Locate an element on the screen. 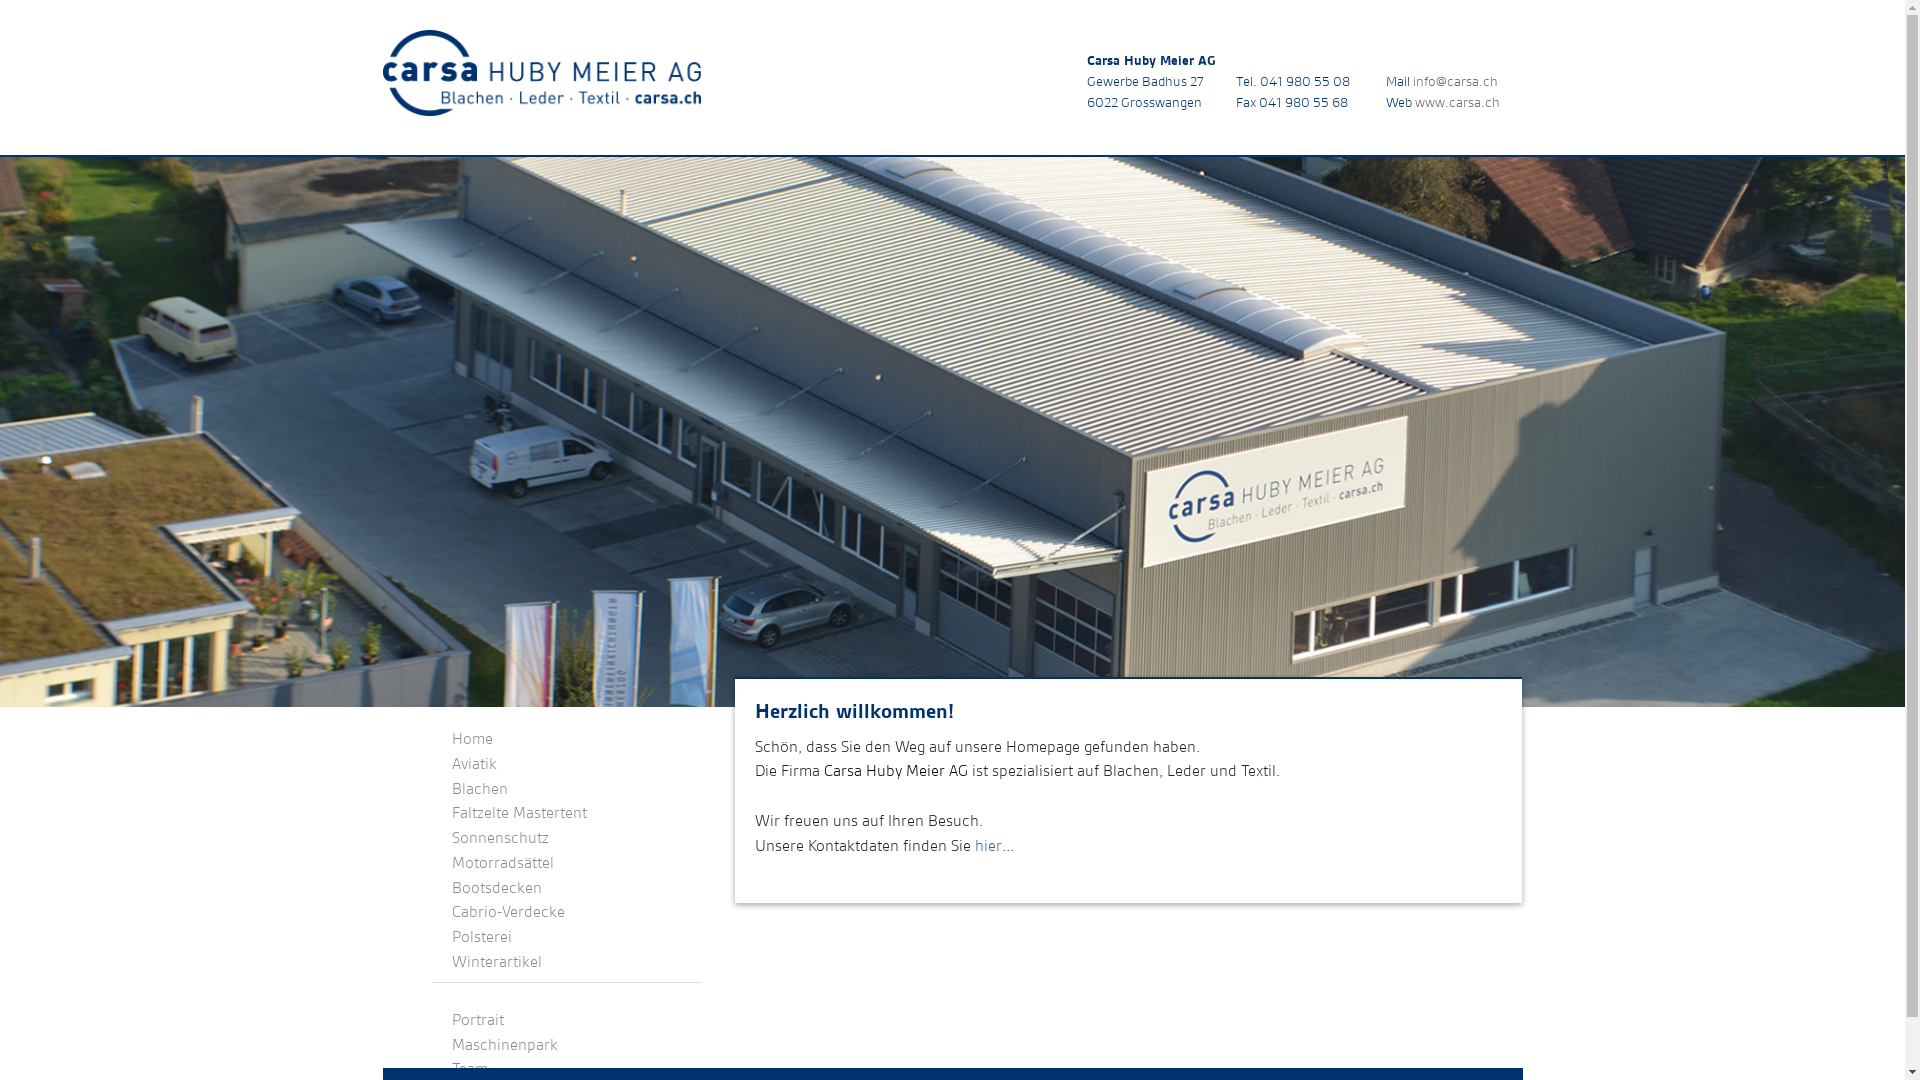  'Home' is located at coordinates (471, 738).